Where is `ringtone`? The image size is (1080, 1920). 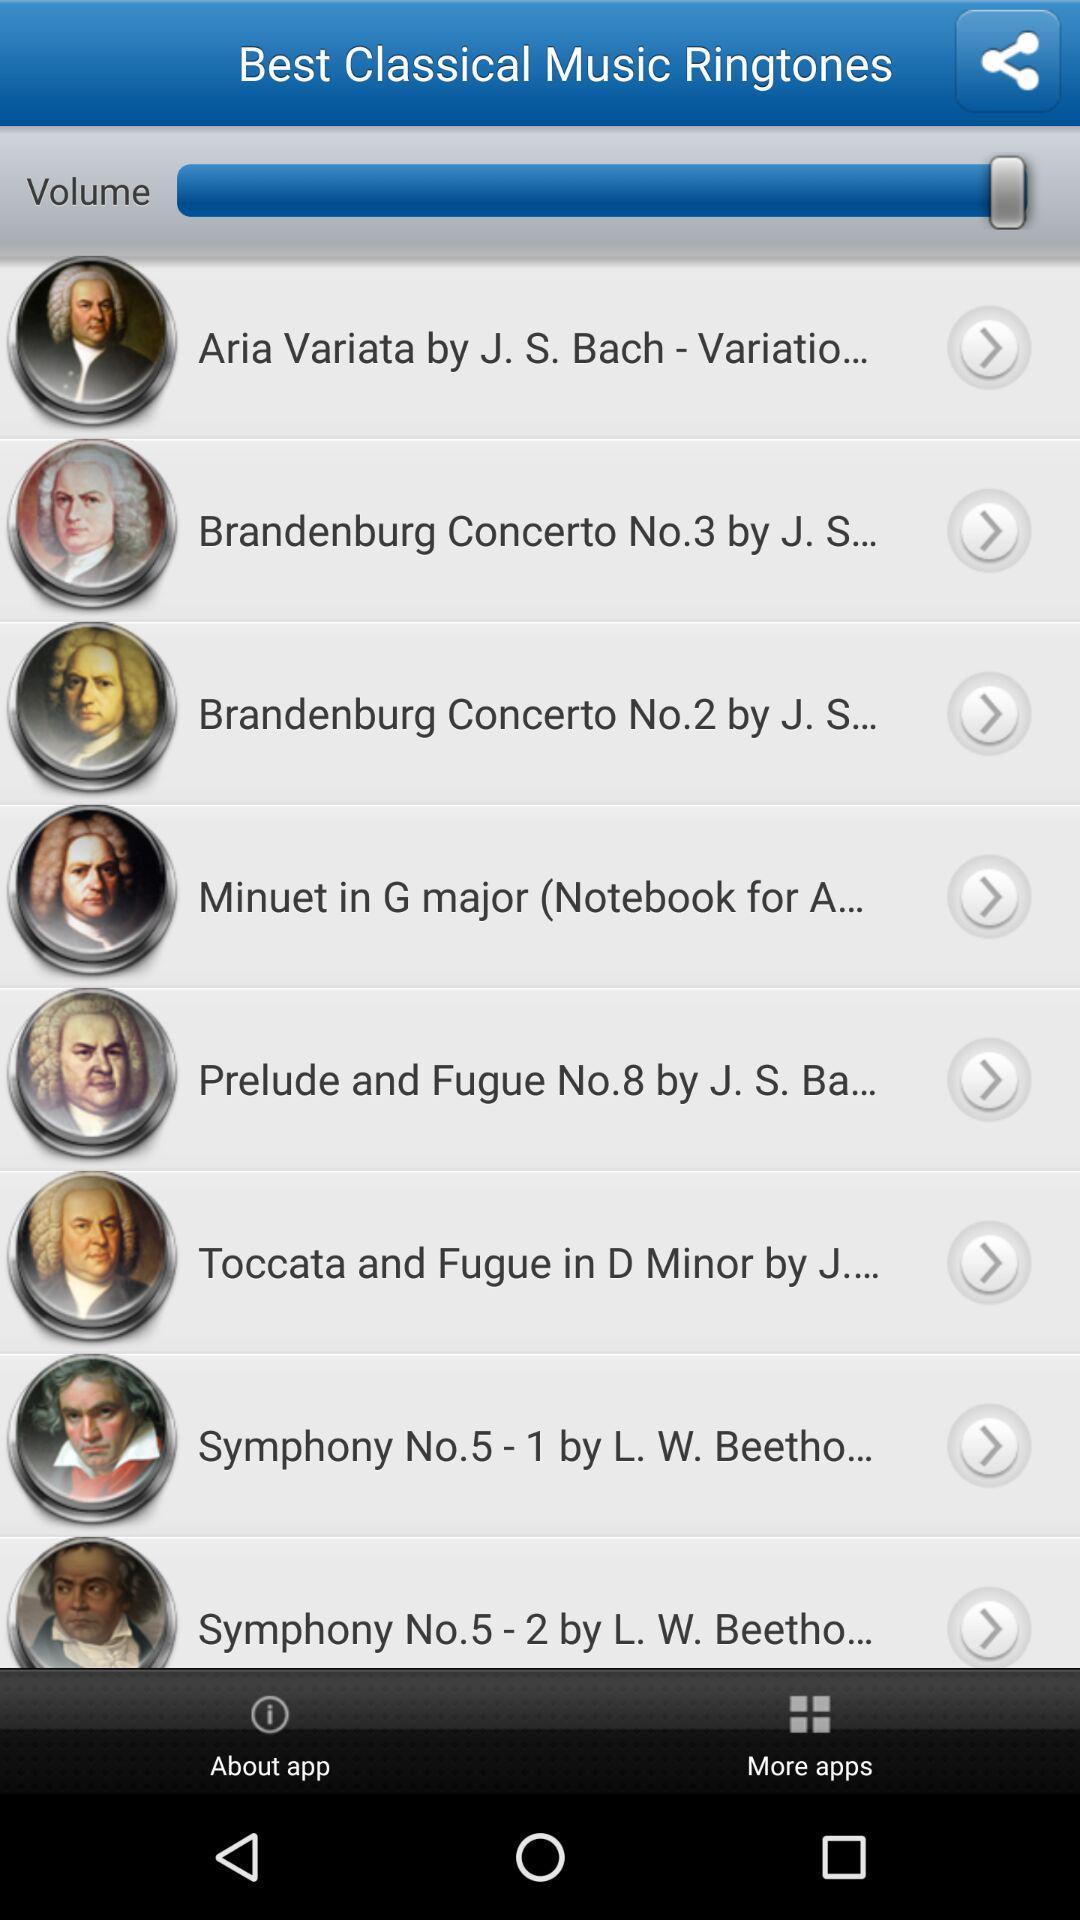 ringtone is located at coordinates (987, 1077).